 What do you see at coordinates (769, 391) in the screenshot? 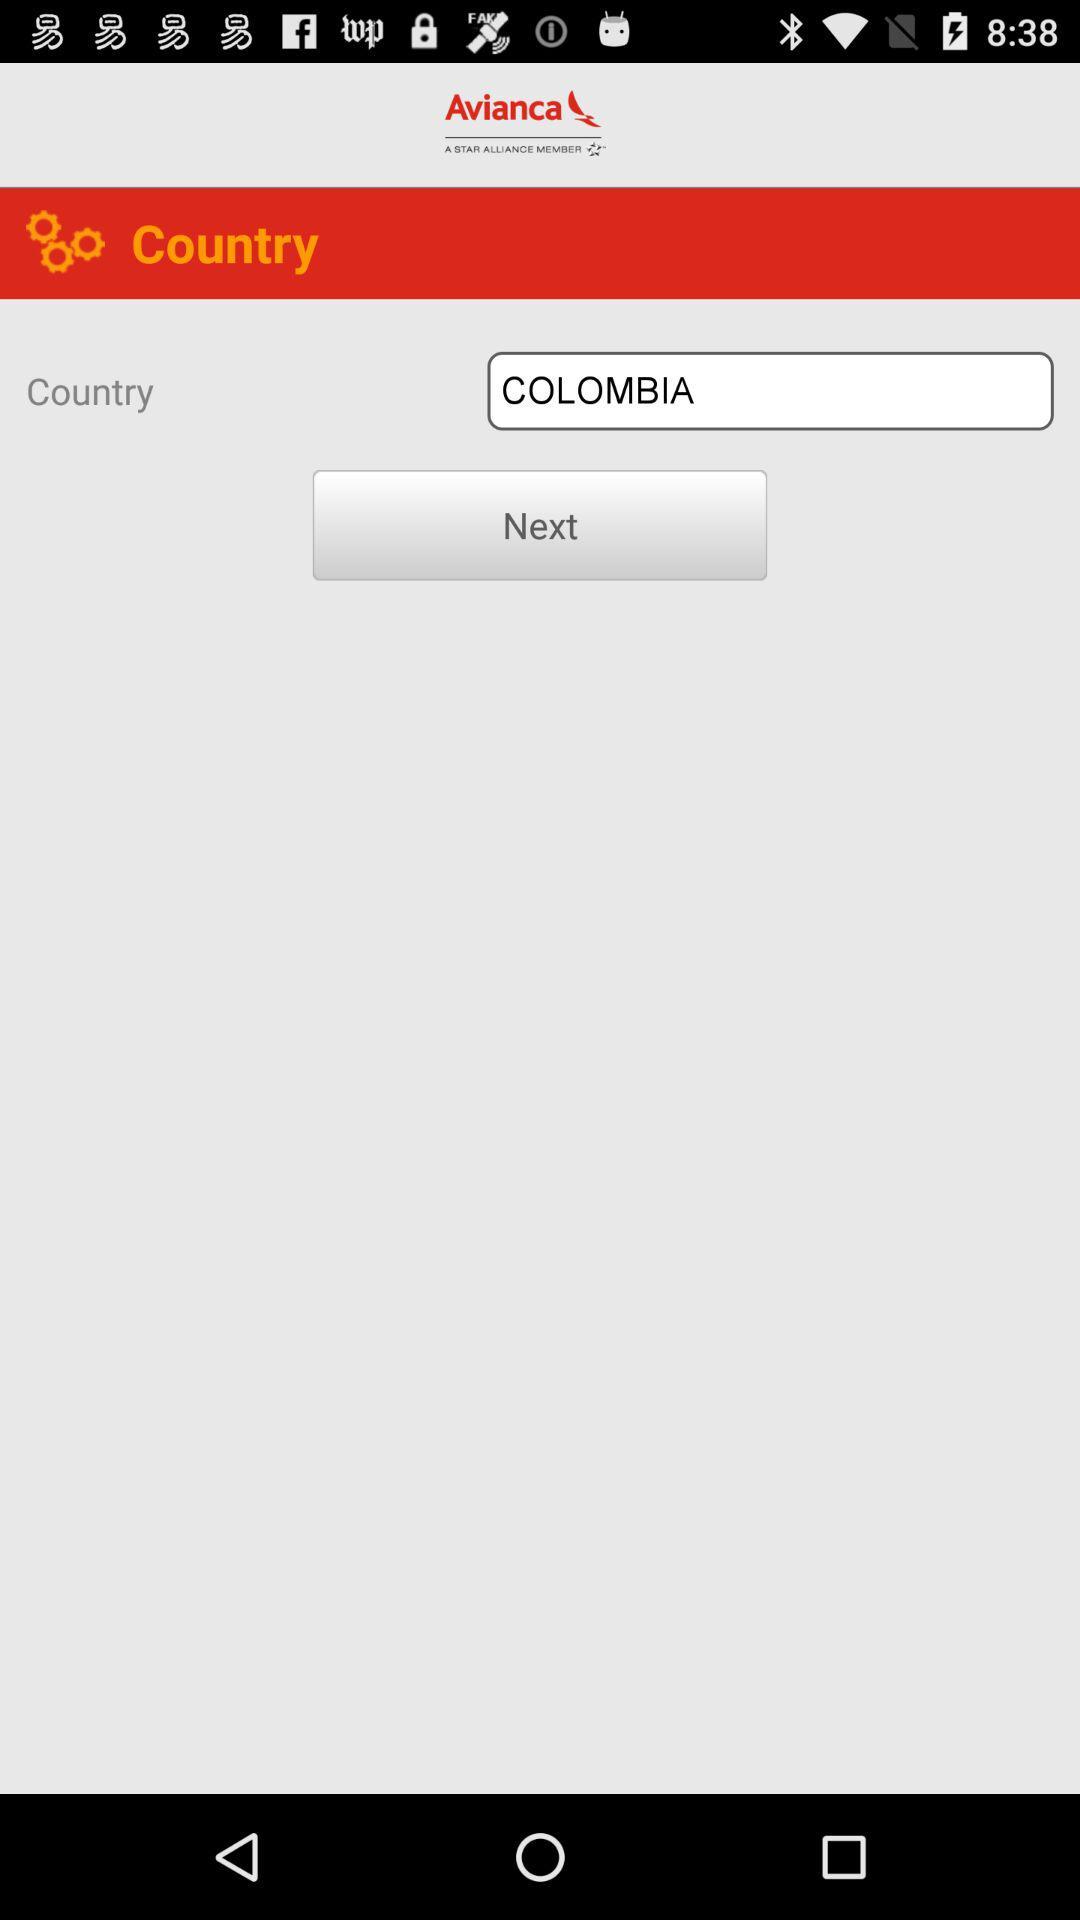
I see `colombia icon` at bounding box center [769, 391].